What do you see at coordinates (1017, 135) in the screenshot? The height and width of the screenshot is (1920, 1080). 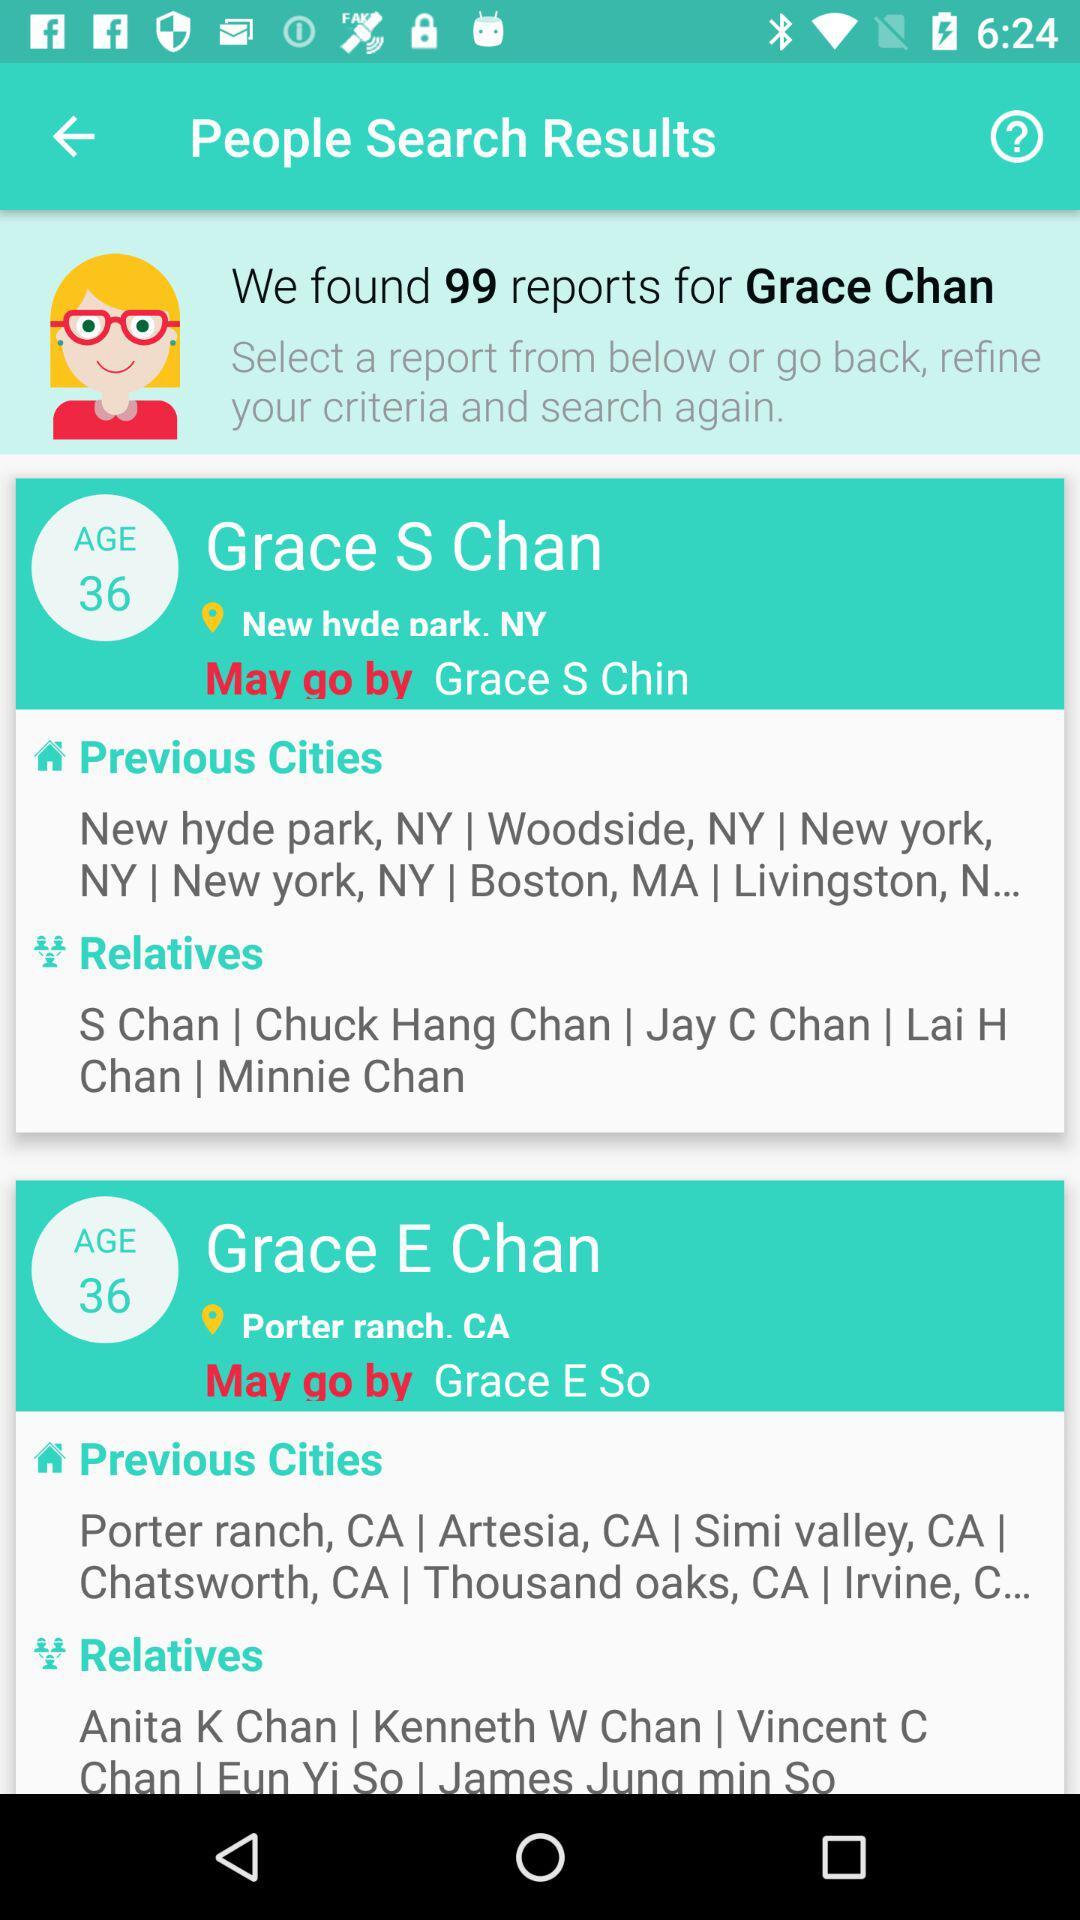 I see `the item next to people search results` at bounding box center [1017, 135].